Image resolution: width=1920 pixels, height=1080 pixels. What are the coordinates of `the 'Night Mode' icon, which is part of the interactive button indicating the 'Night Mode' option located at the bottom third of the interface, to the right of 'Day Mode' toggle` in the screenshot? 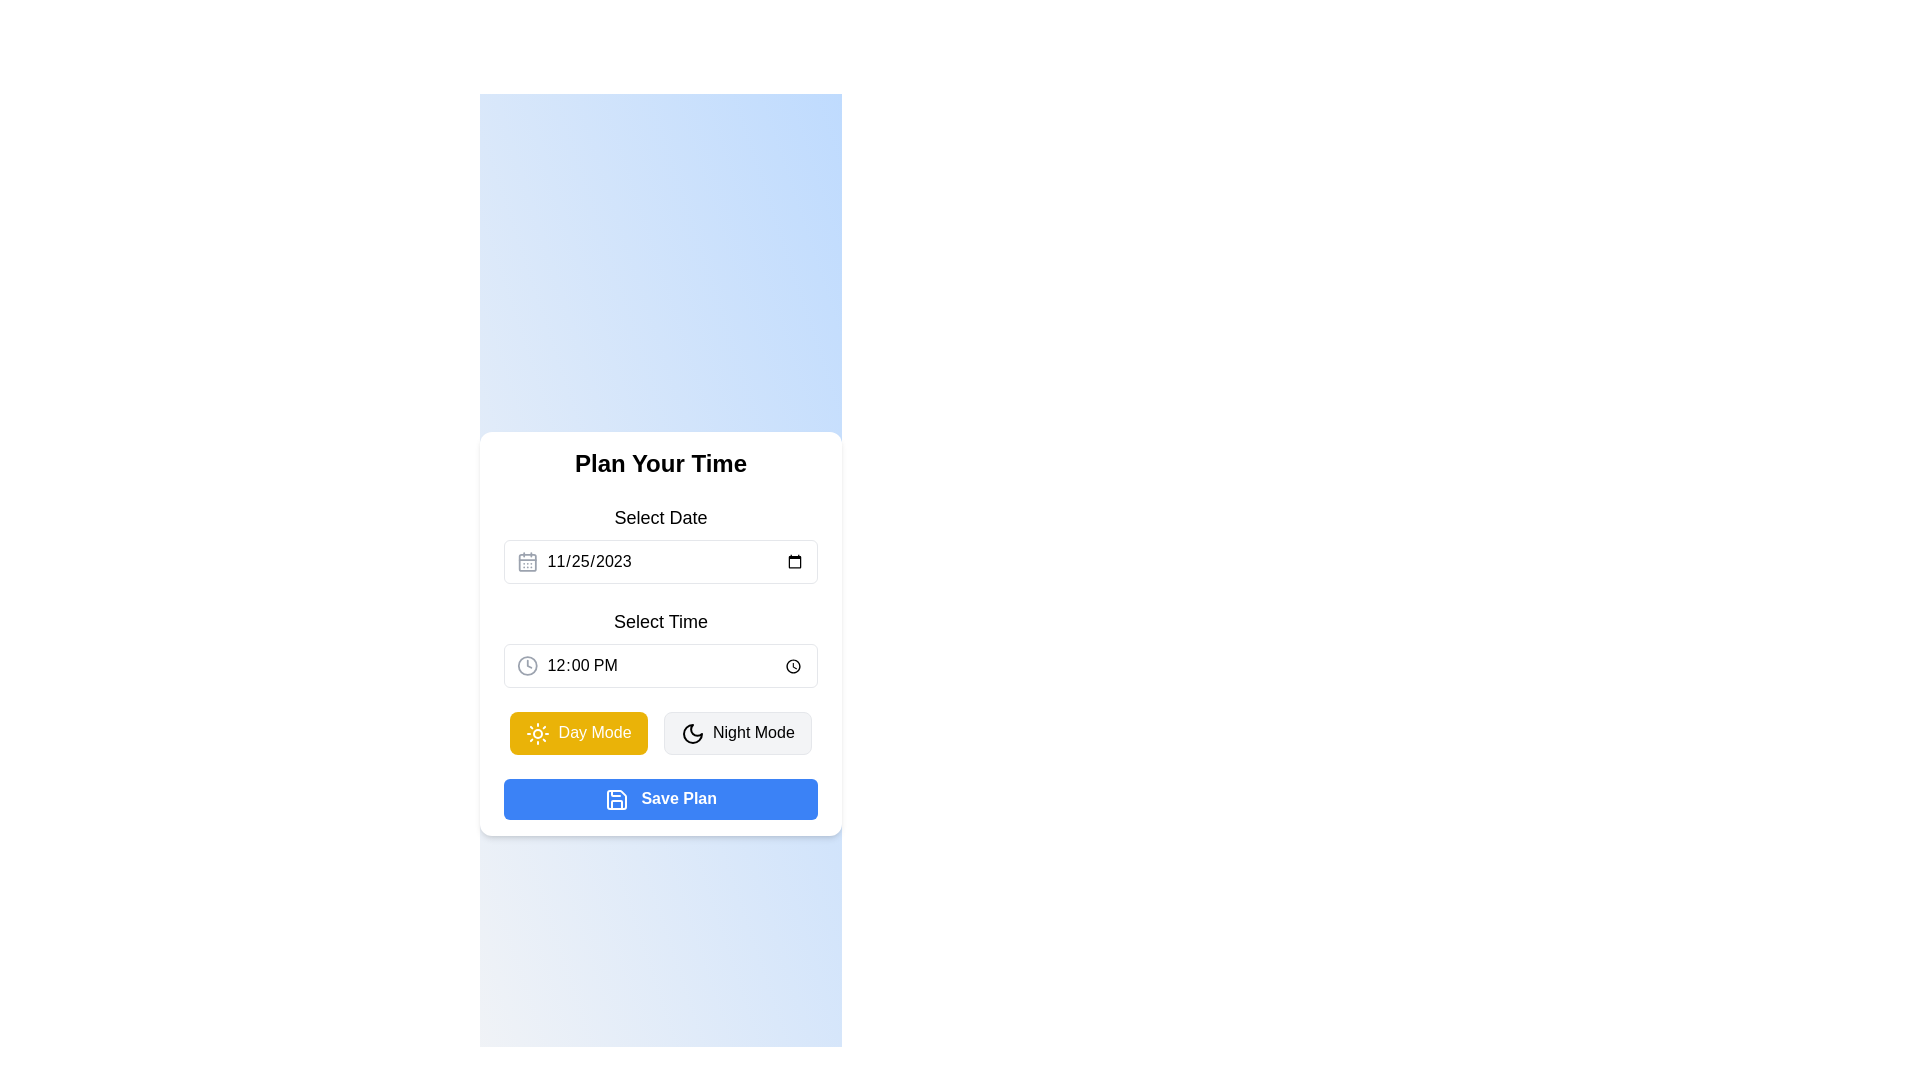 It's located at (692, 733).